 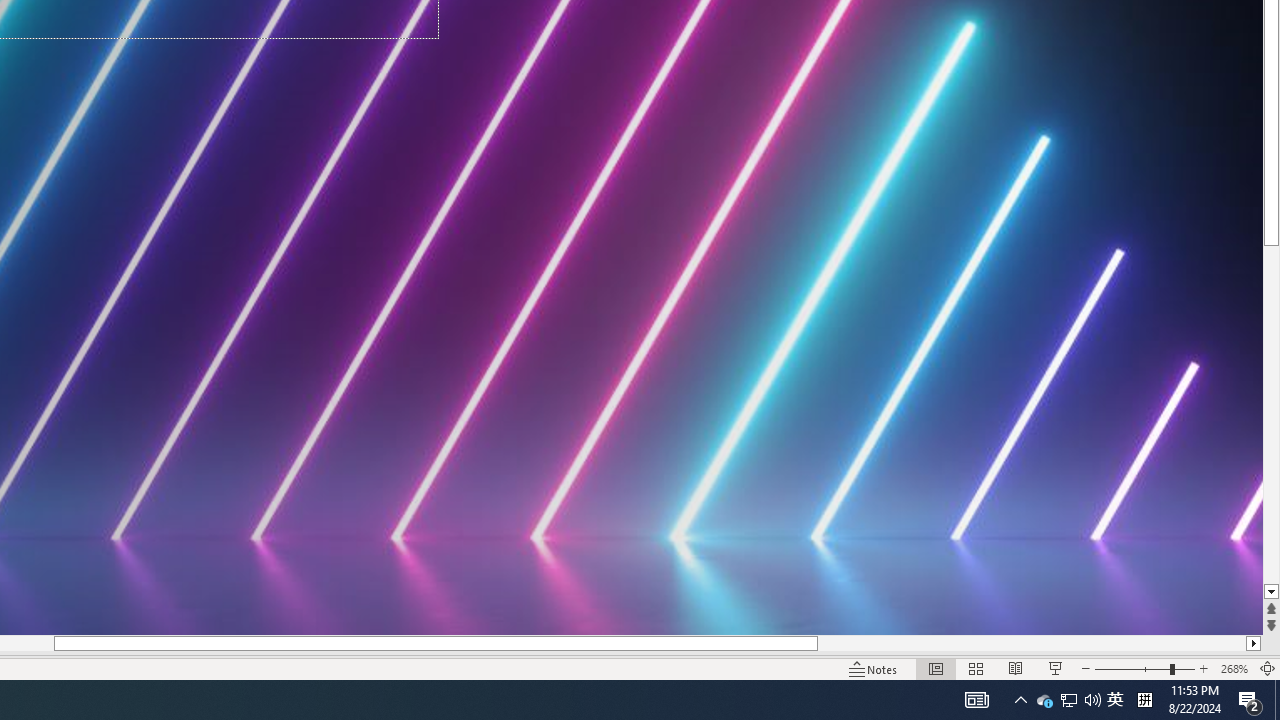 I want to click on 'Zoom In', so click(x=1203, y=669).